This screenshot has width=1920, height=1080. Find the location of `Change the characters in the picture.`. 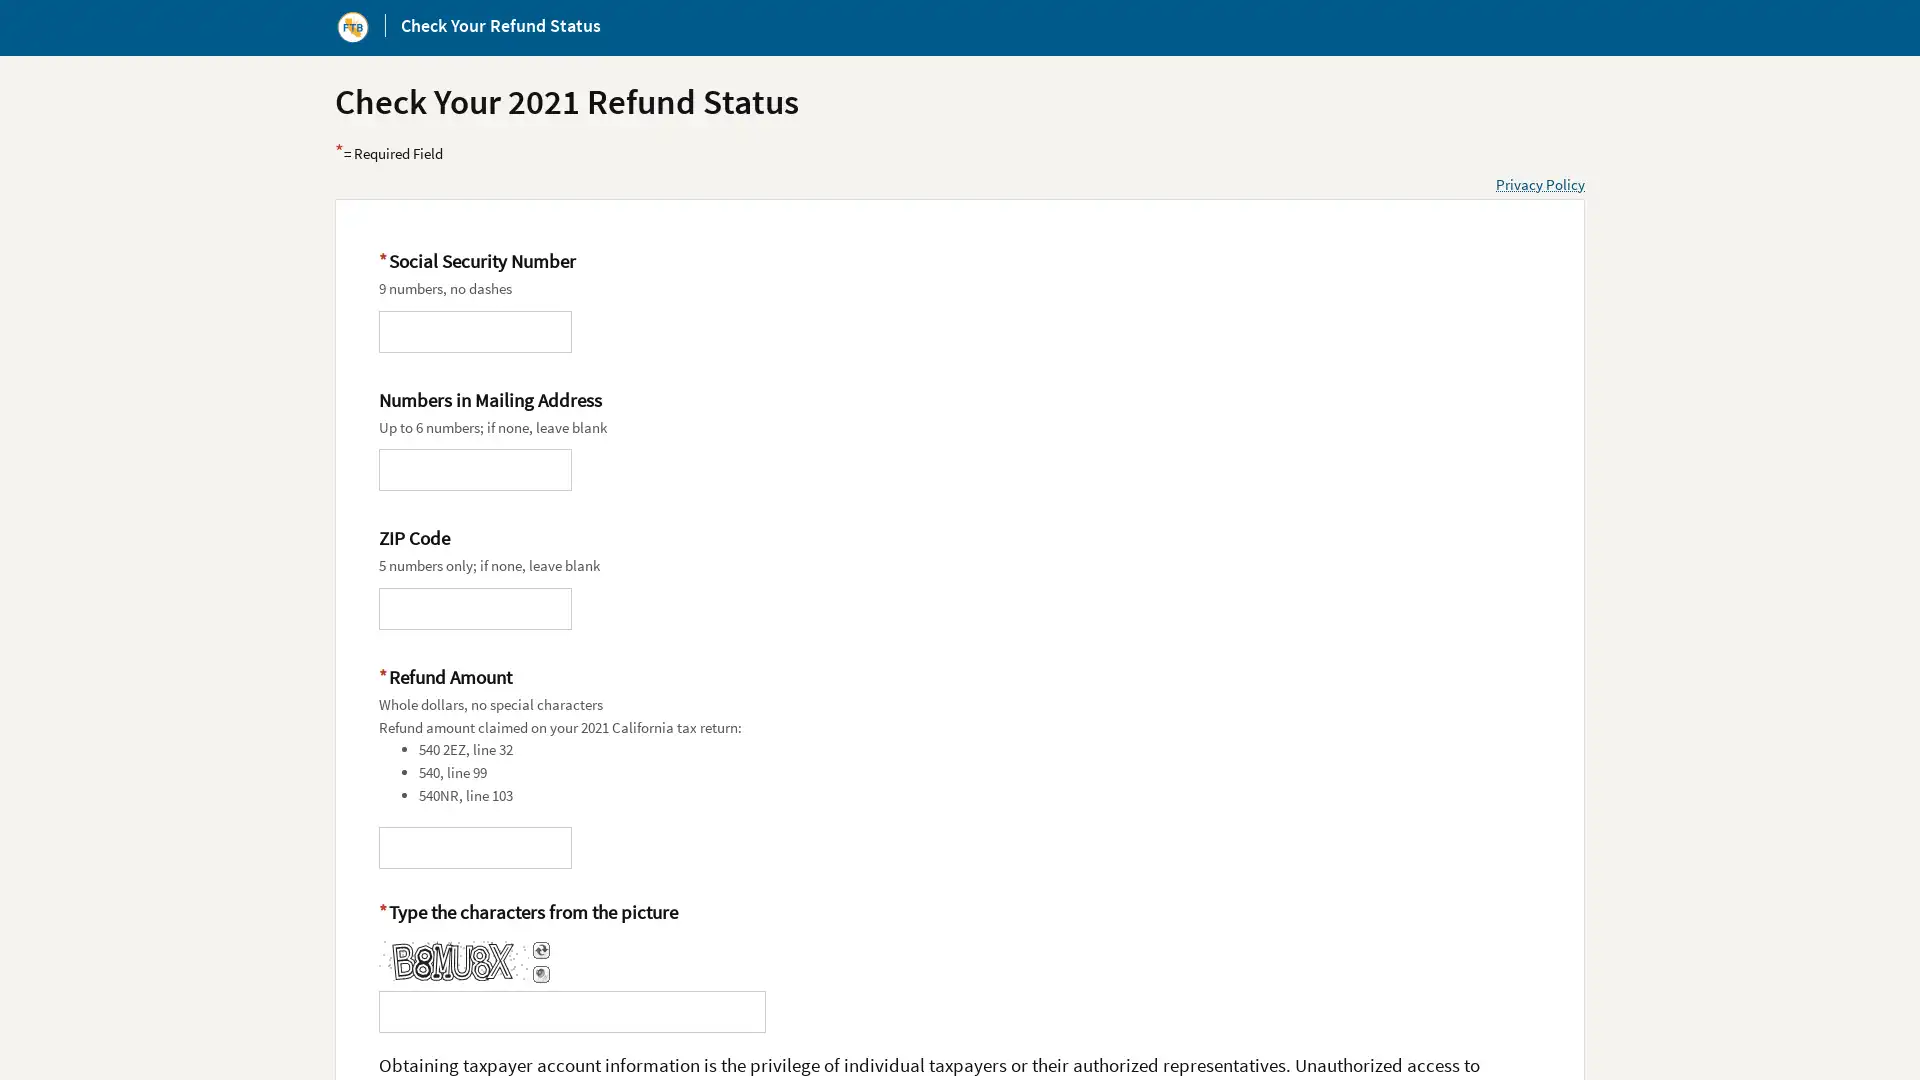

Change the characters in the picture. is located at coordinates (540, 949).